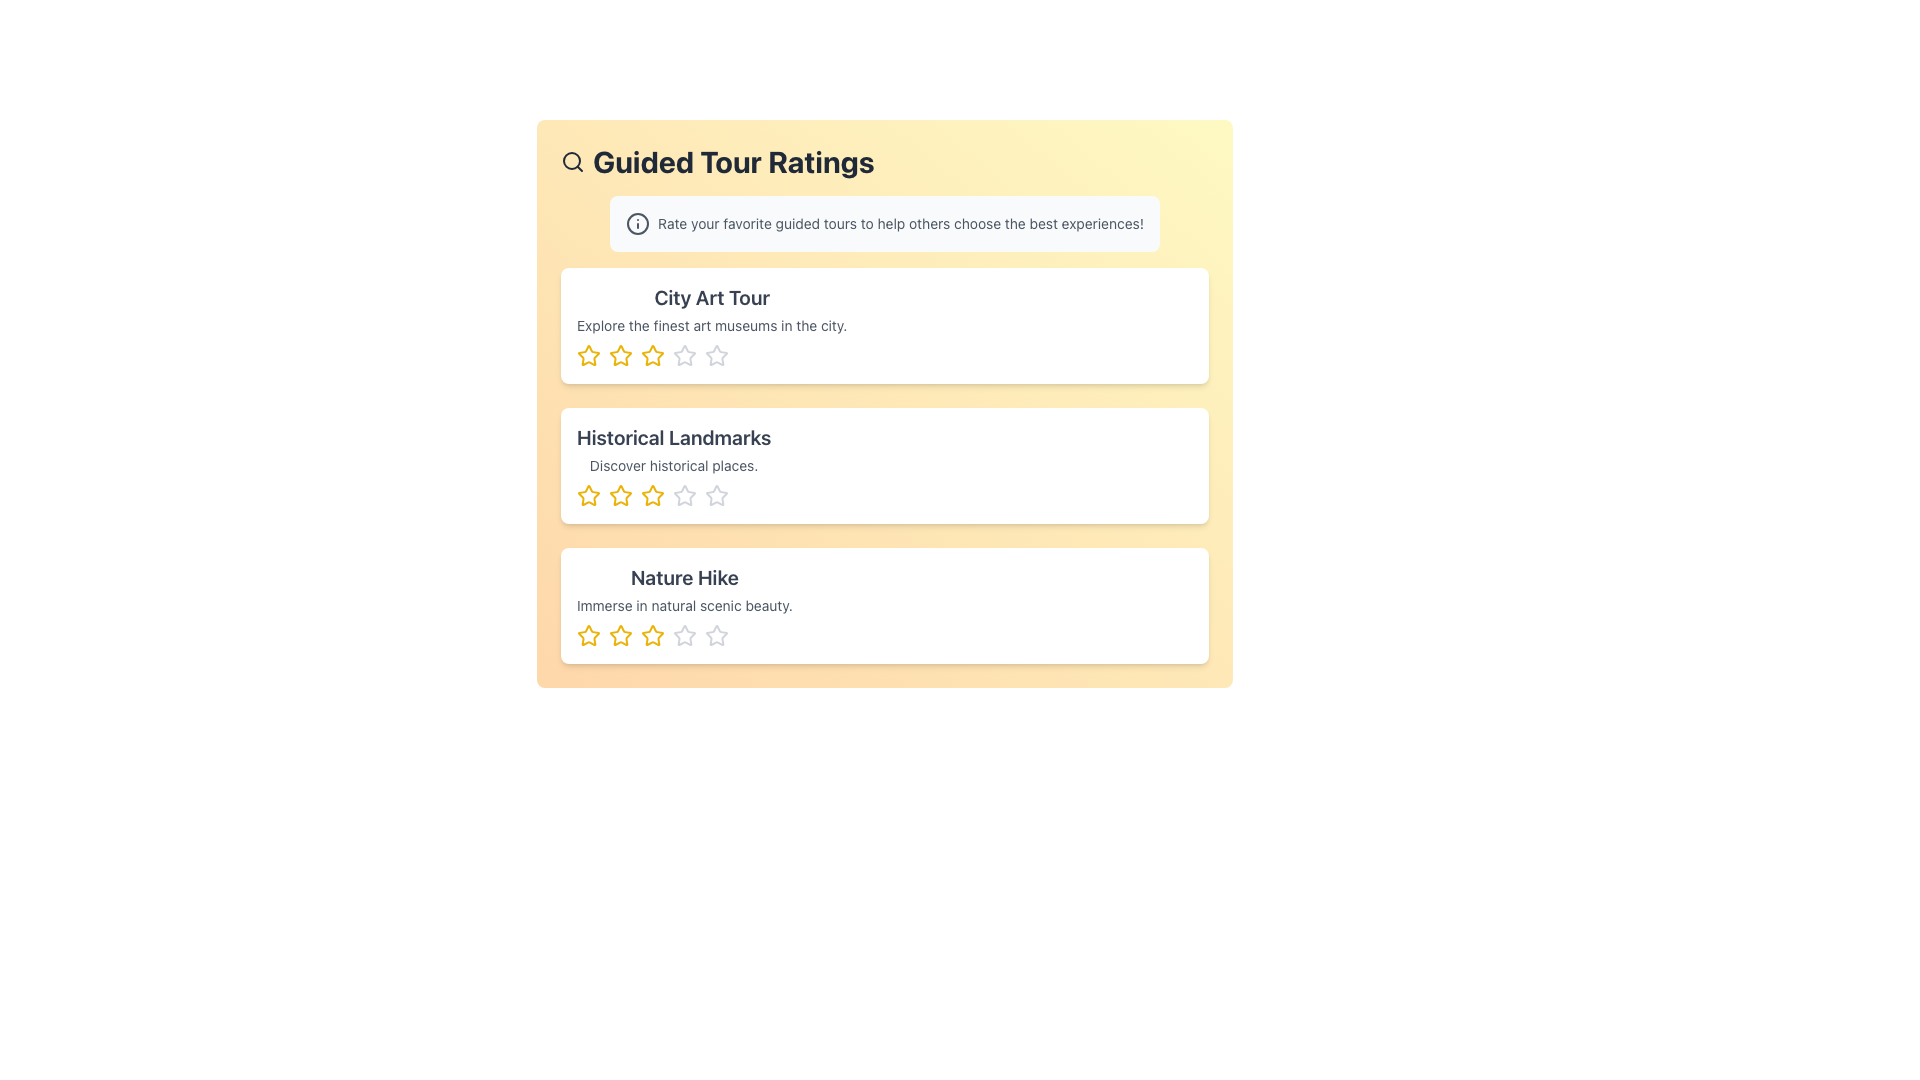 The width and height of the screenshot is (1920, 1080). I want to click on the fourth star in the rating system for the 'City Art Tour', so click(685, 354).